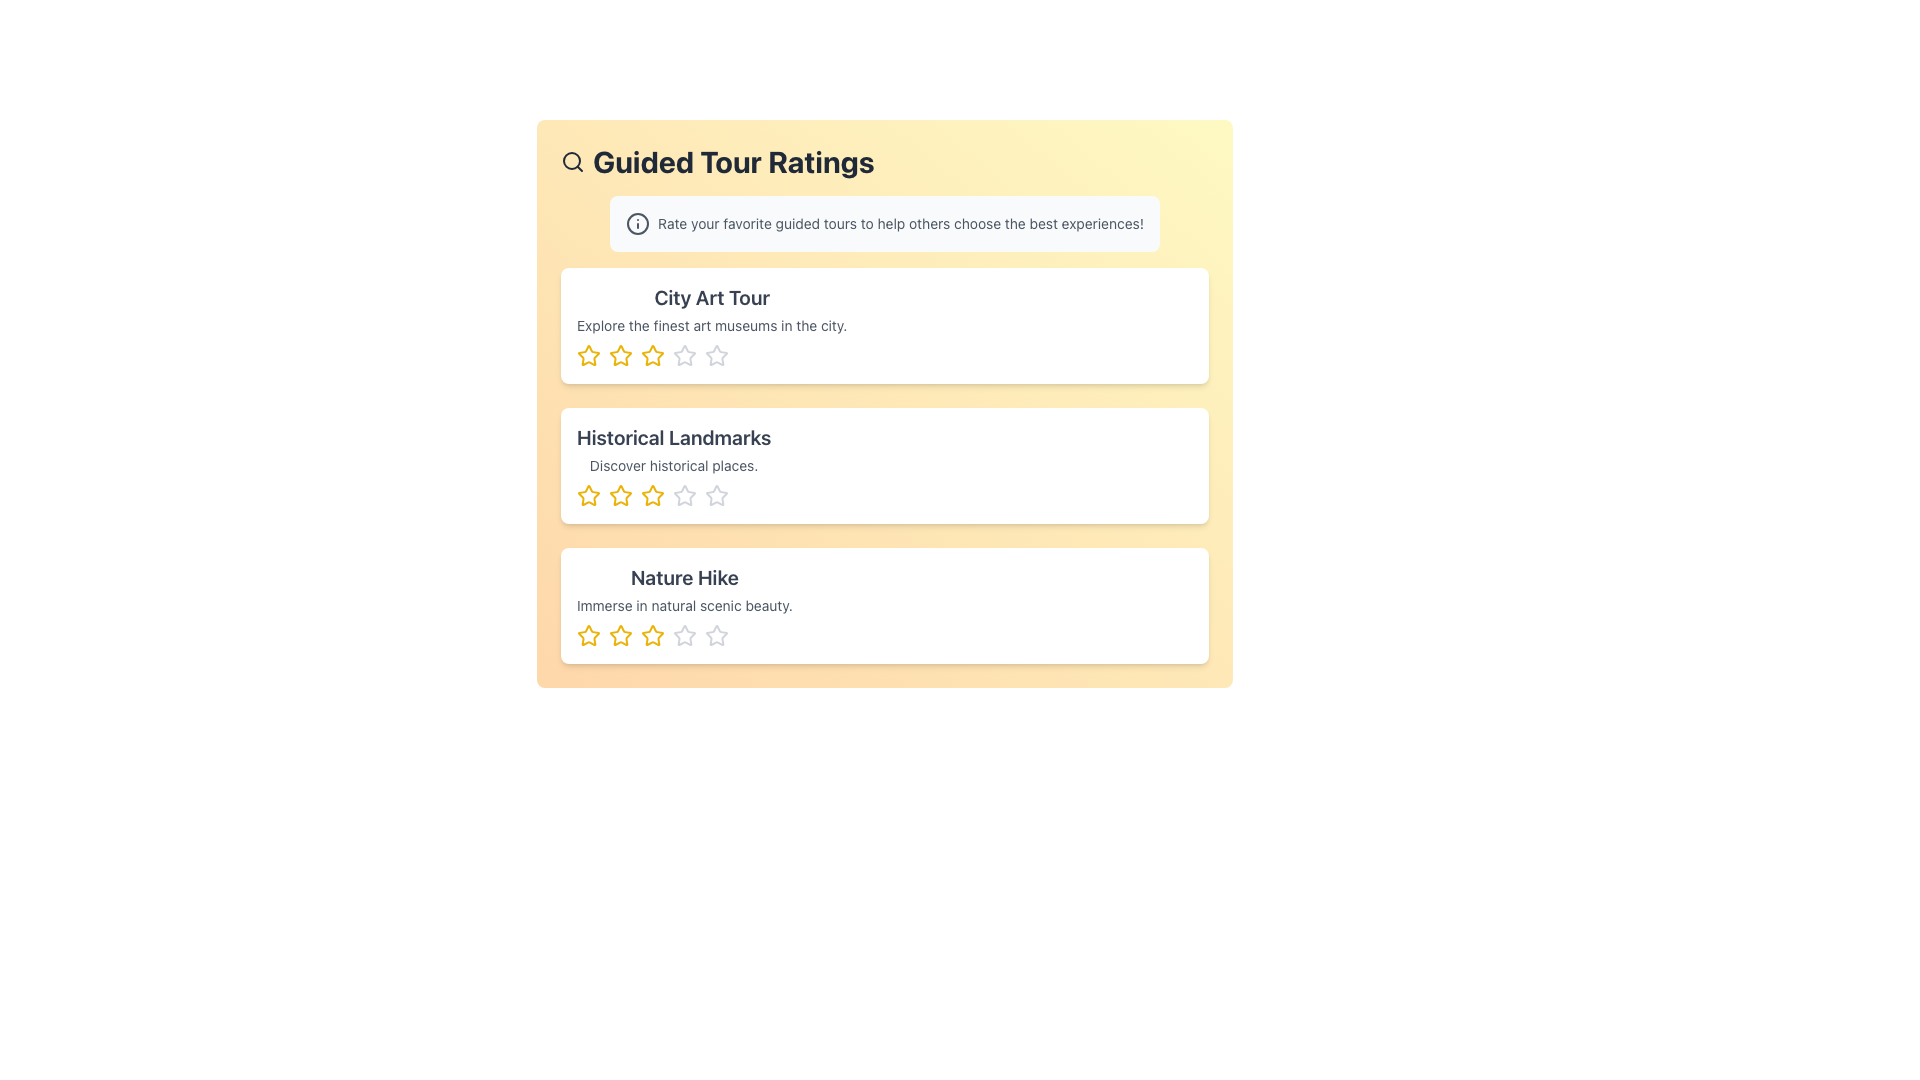 The width and height of the screenshot is (1920, 1080). I want to click on the fourth star in the rating system for the 'City Art Tour', so click(685, 354).